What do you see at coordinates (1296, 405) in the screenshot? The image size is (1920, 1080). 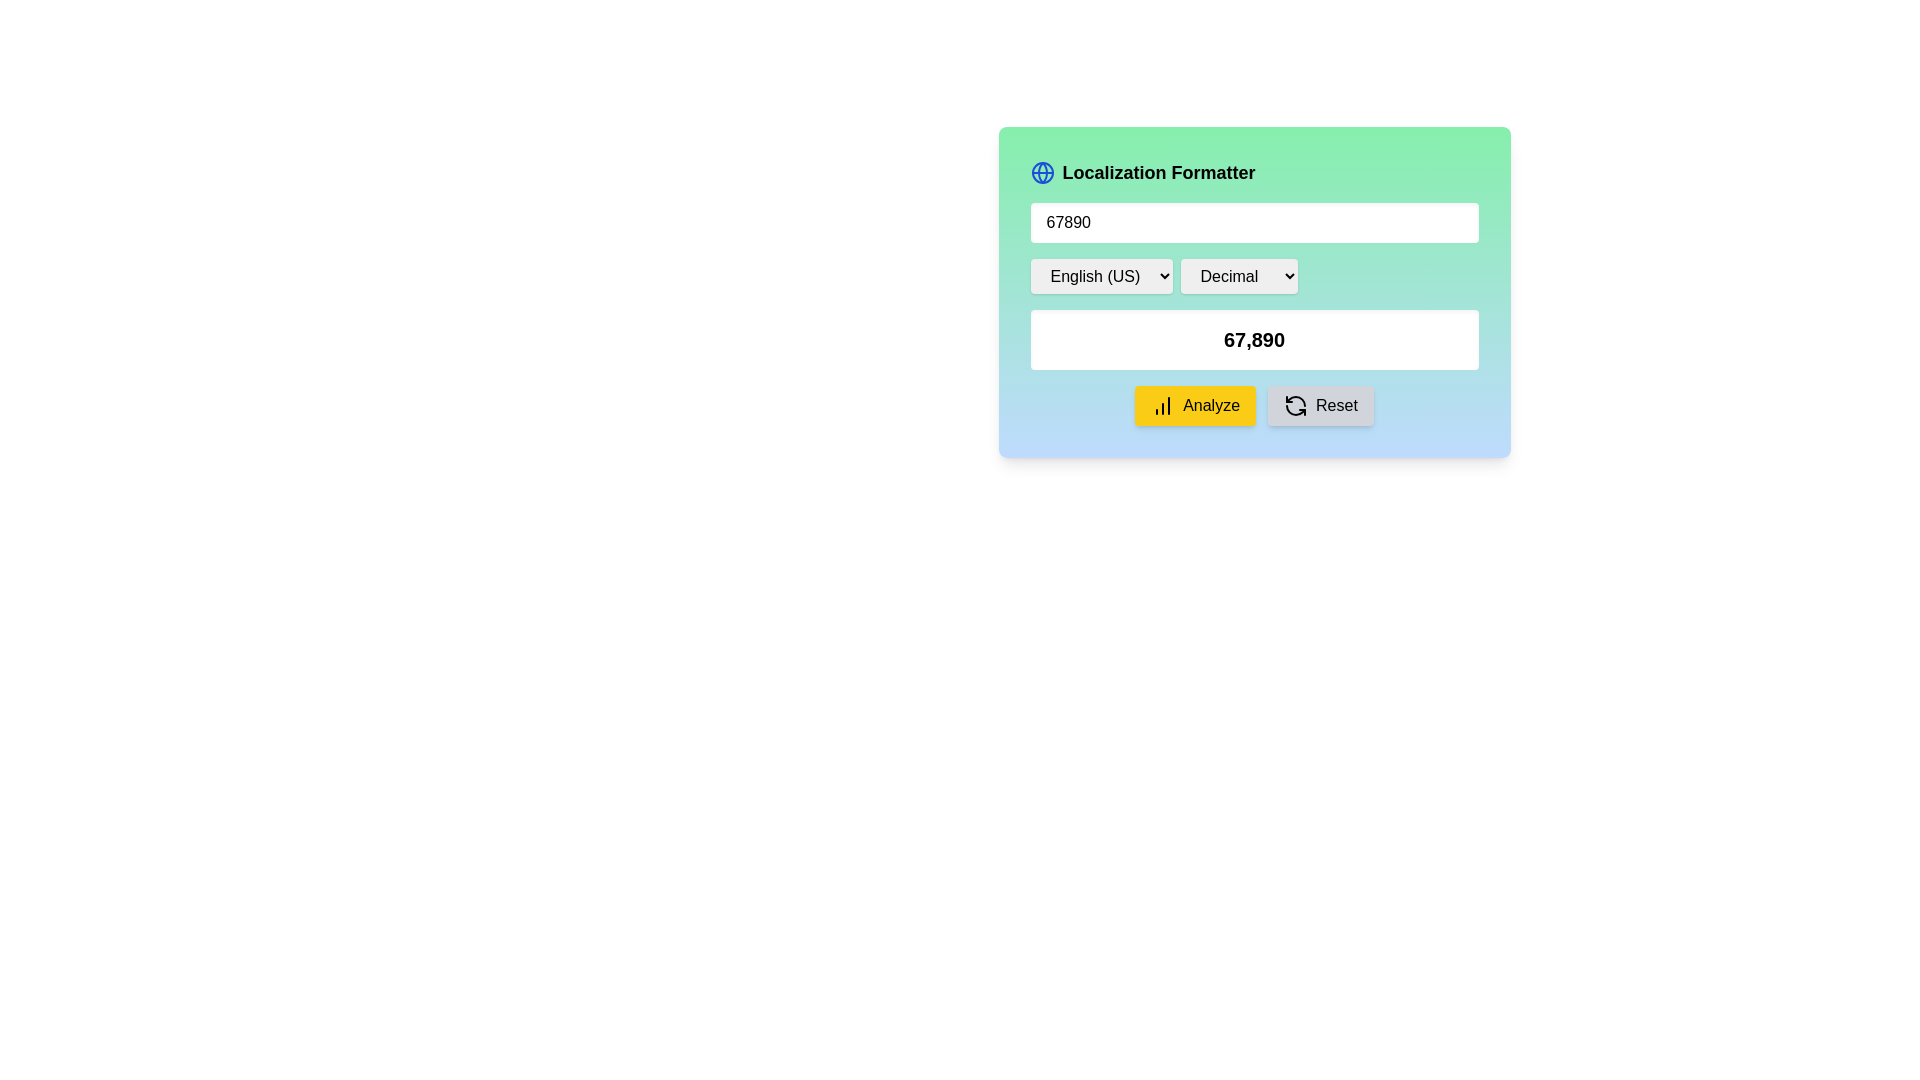 I see `the refresh icon located within the 'Reset' button in the bottom-right section of the Localization Formatter interface` at bounding box center [1296, 405].